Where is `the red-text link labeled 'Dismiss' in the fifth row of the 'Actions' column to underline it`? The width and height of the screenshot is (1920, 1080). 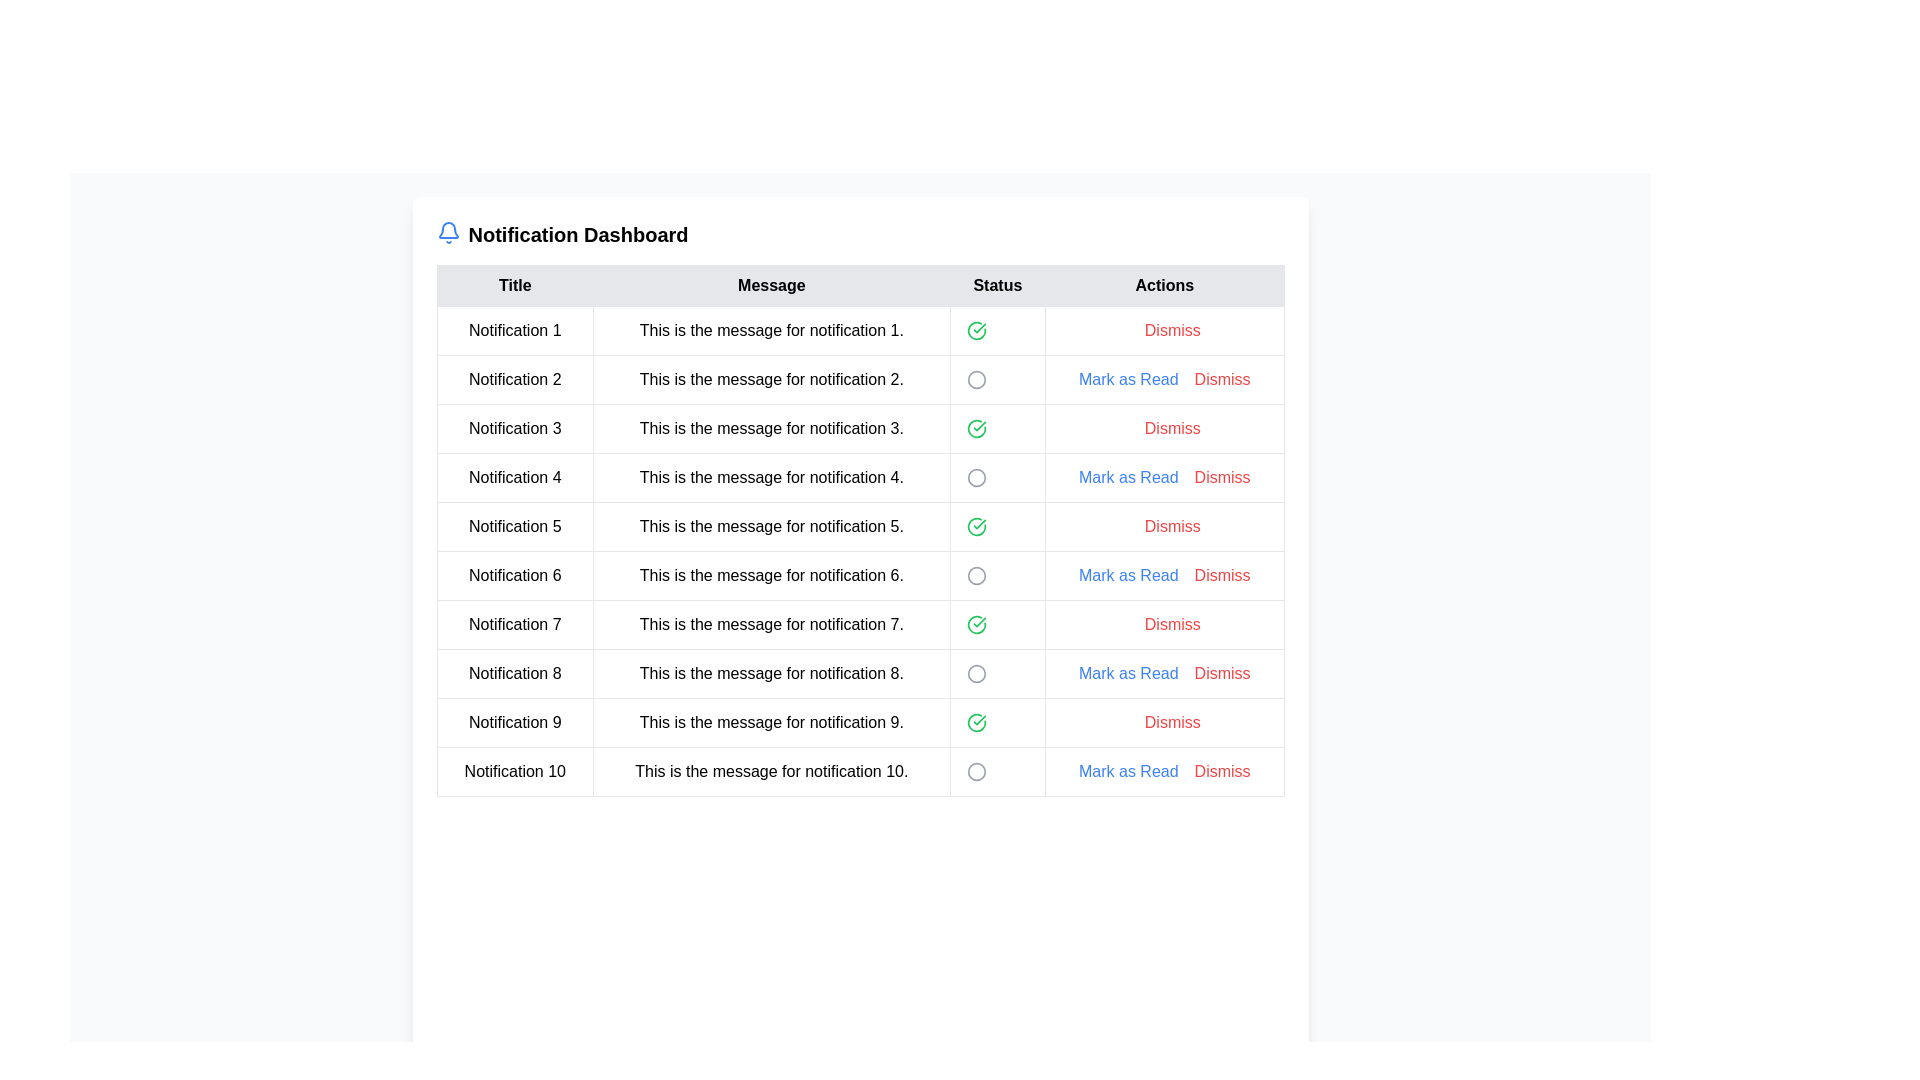 the red-text link labeled 'Dismiss' in the fifth row of the 'Actions' column to underline it is located at coordinates (1172, 526).